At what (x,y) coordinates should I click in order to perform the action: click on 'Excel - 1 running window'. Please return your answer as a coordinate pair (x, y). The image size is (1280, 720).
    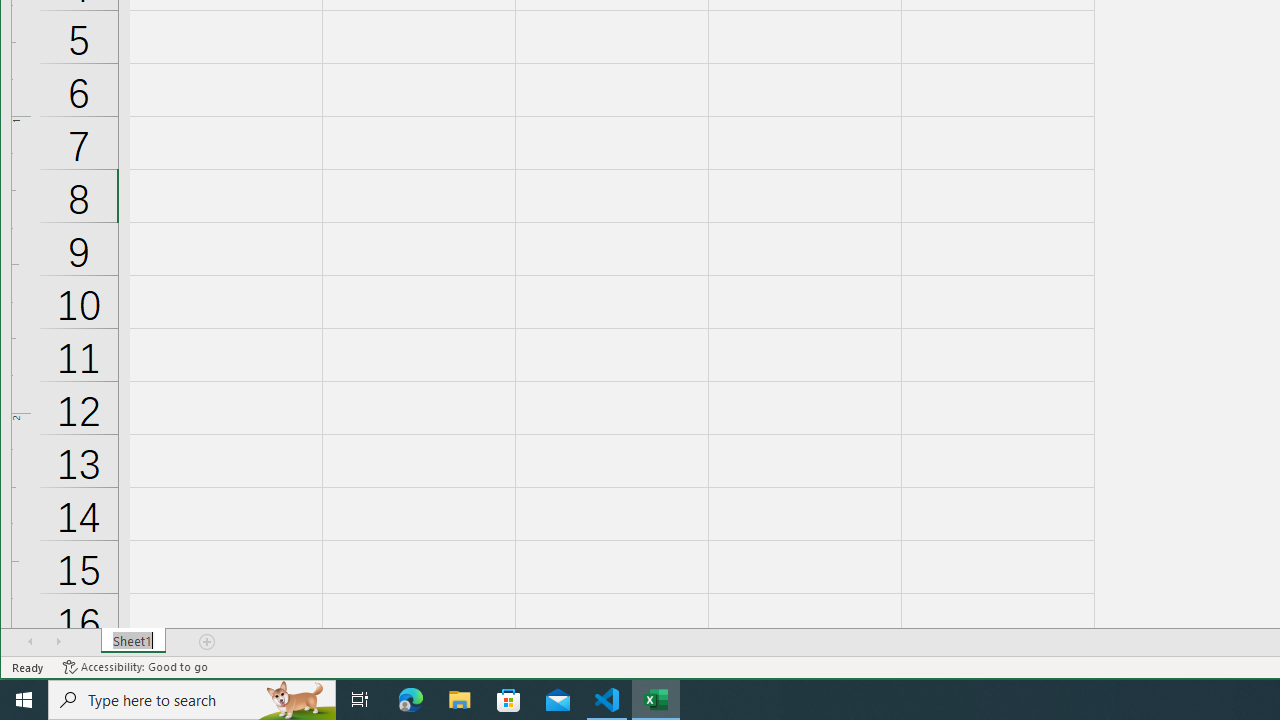
    Looking at the image, I should click on (656, 698).